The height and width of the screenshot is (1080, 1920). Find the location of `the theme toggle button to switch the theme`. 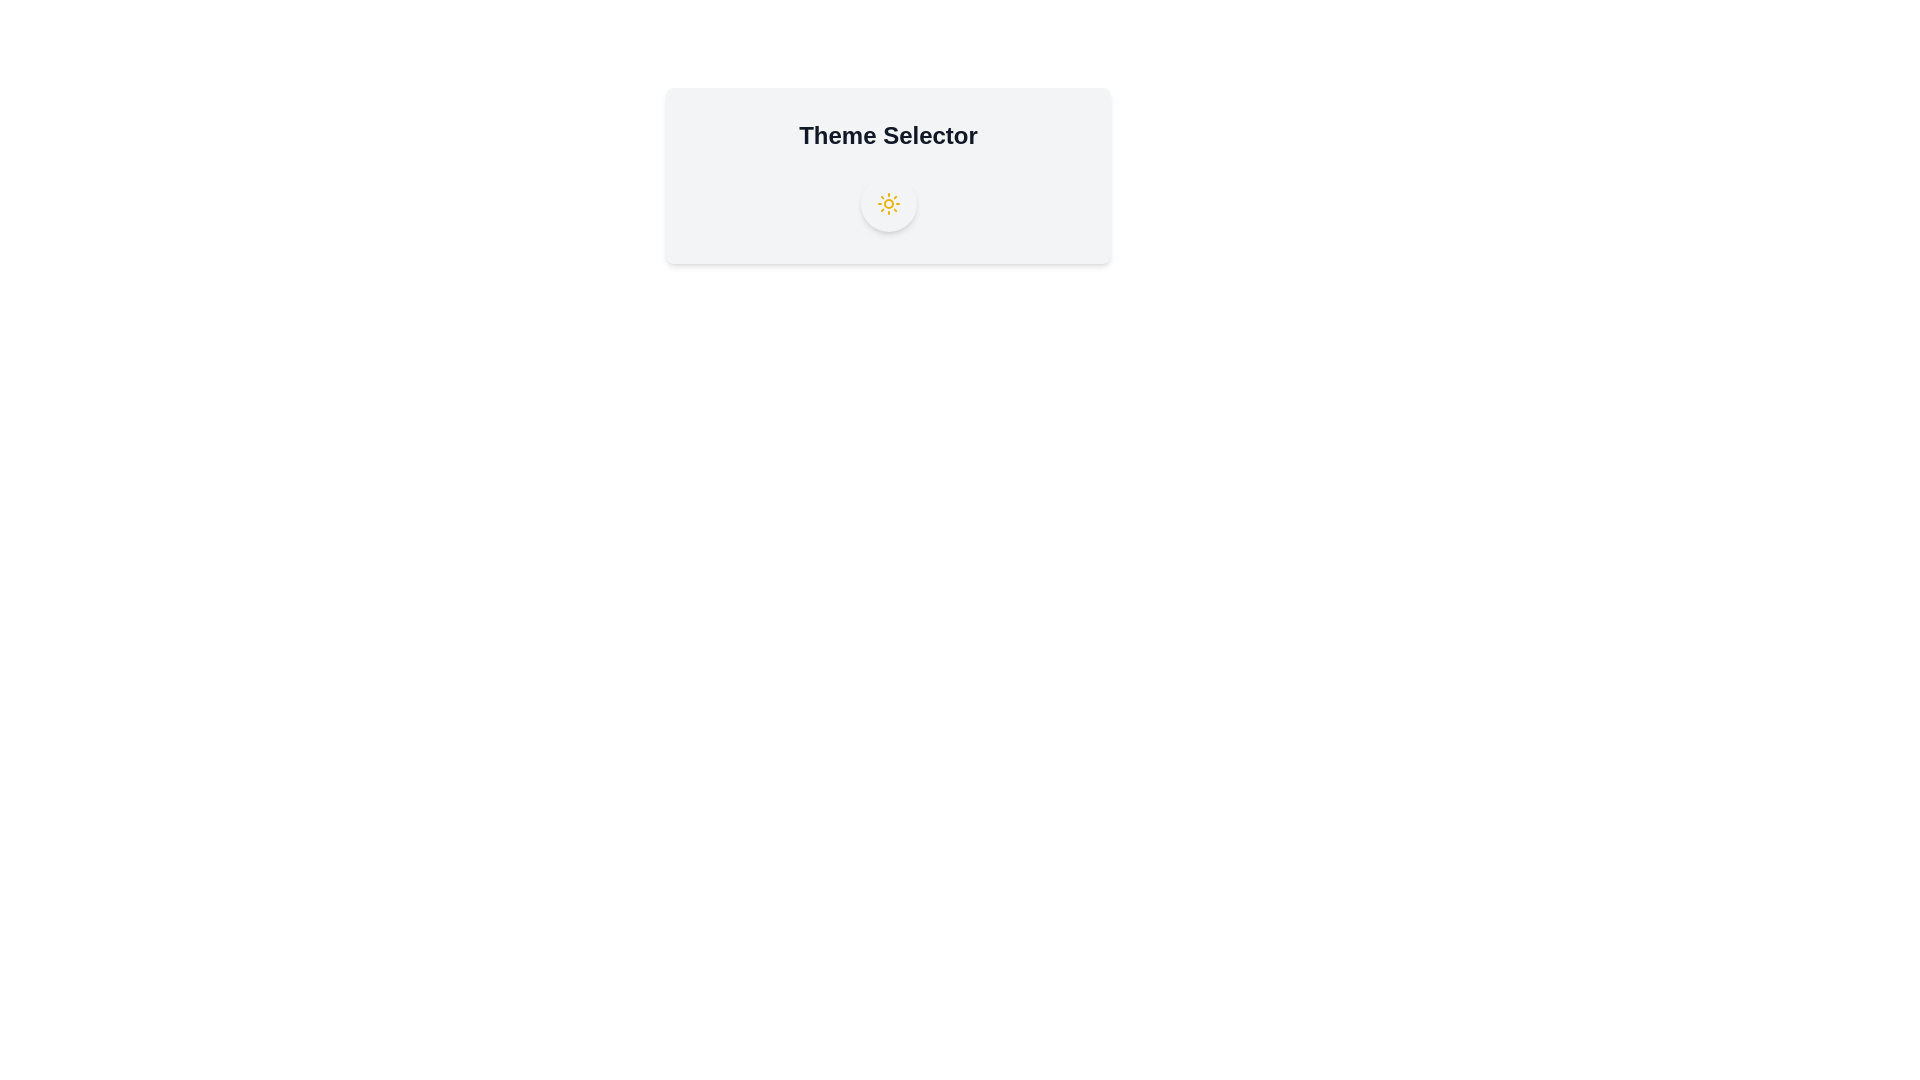

the theme toggle button to switch the theme is located at coordinates (887, 204).